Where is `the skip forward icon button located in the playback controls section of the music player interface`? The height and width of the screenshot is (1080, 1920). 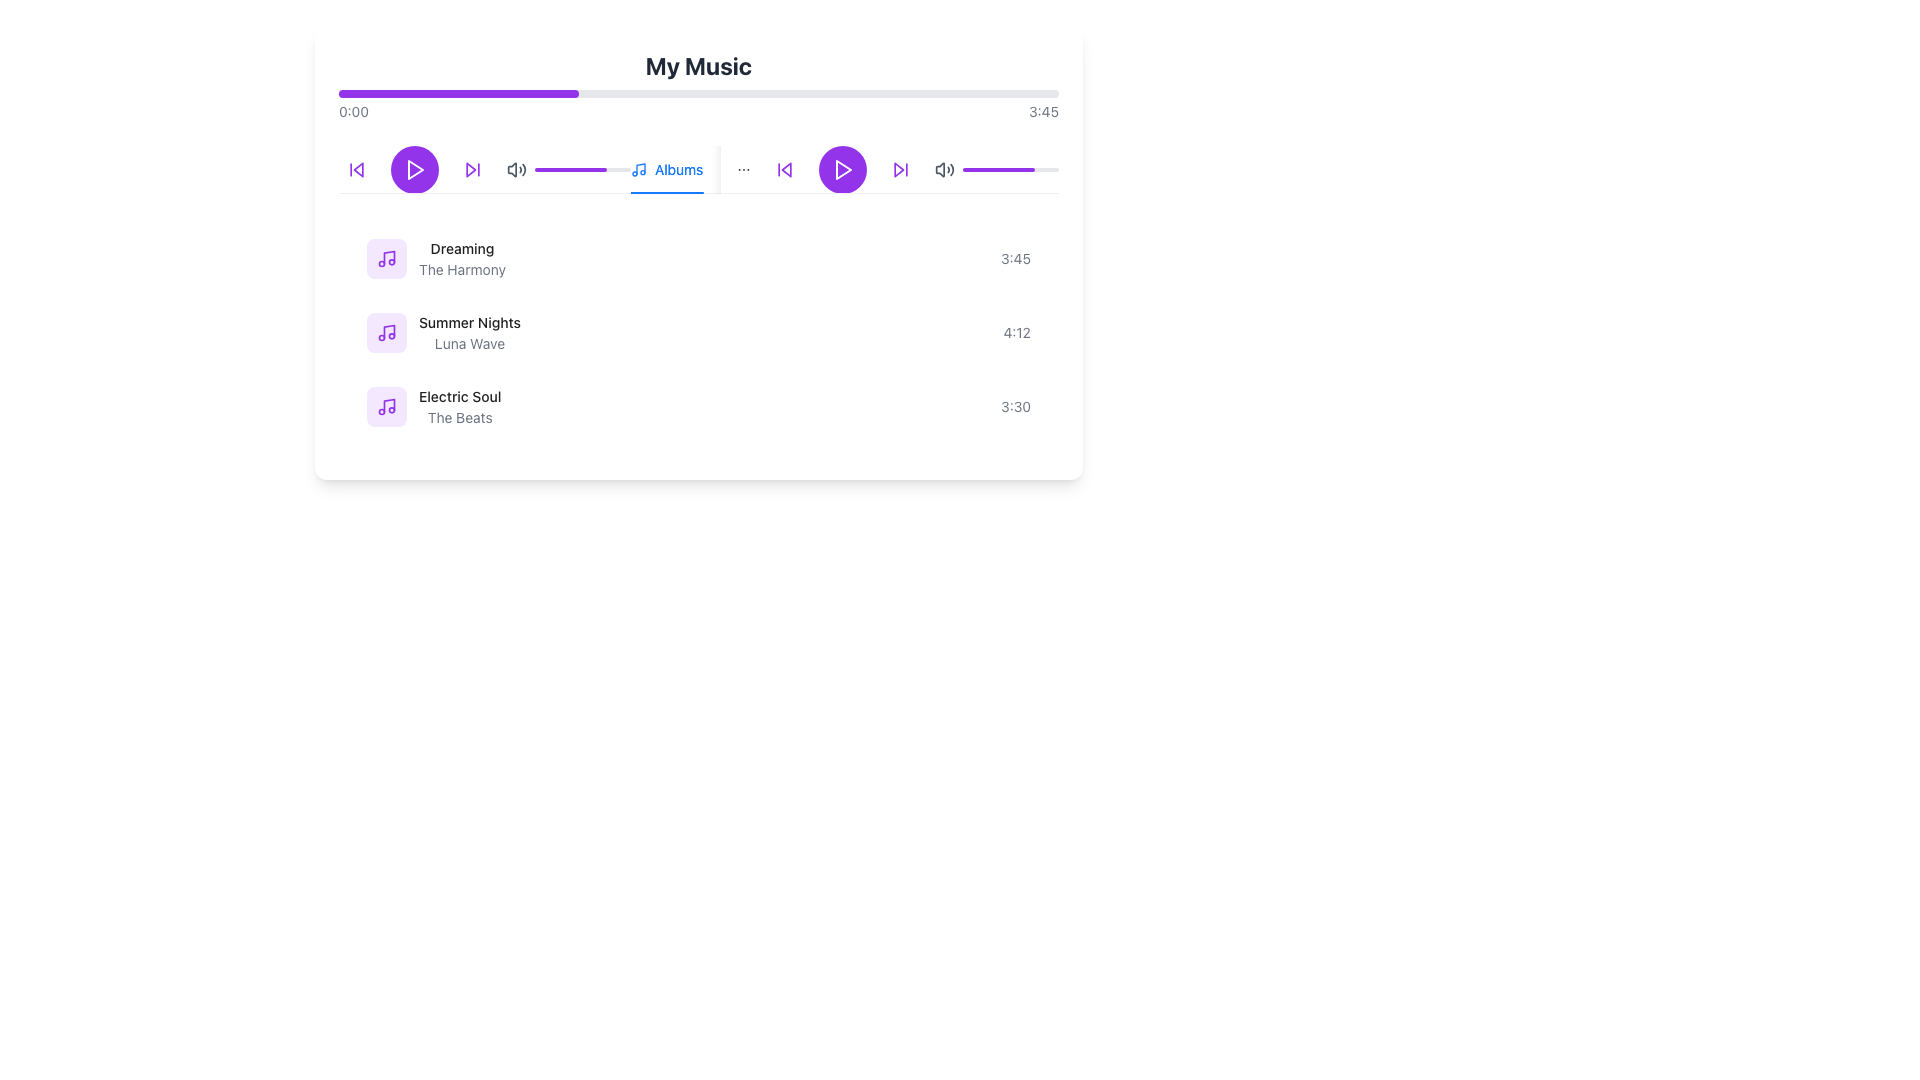 the skip forward icon button located in the playback controls section of the music player interface is located at coordinates (900, 168).